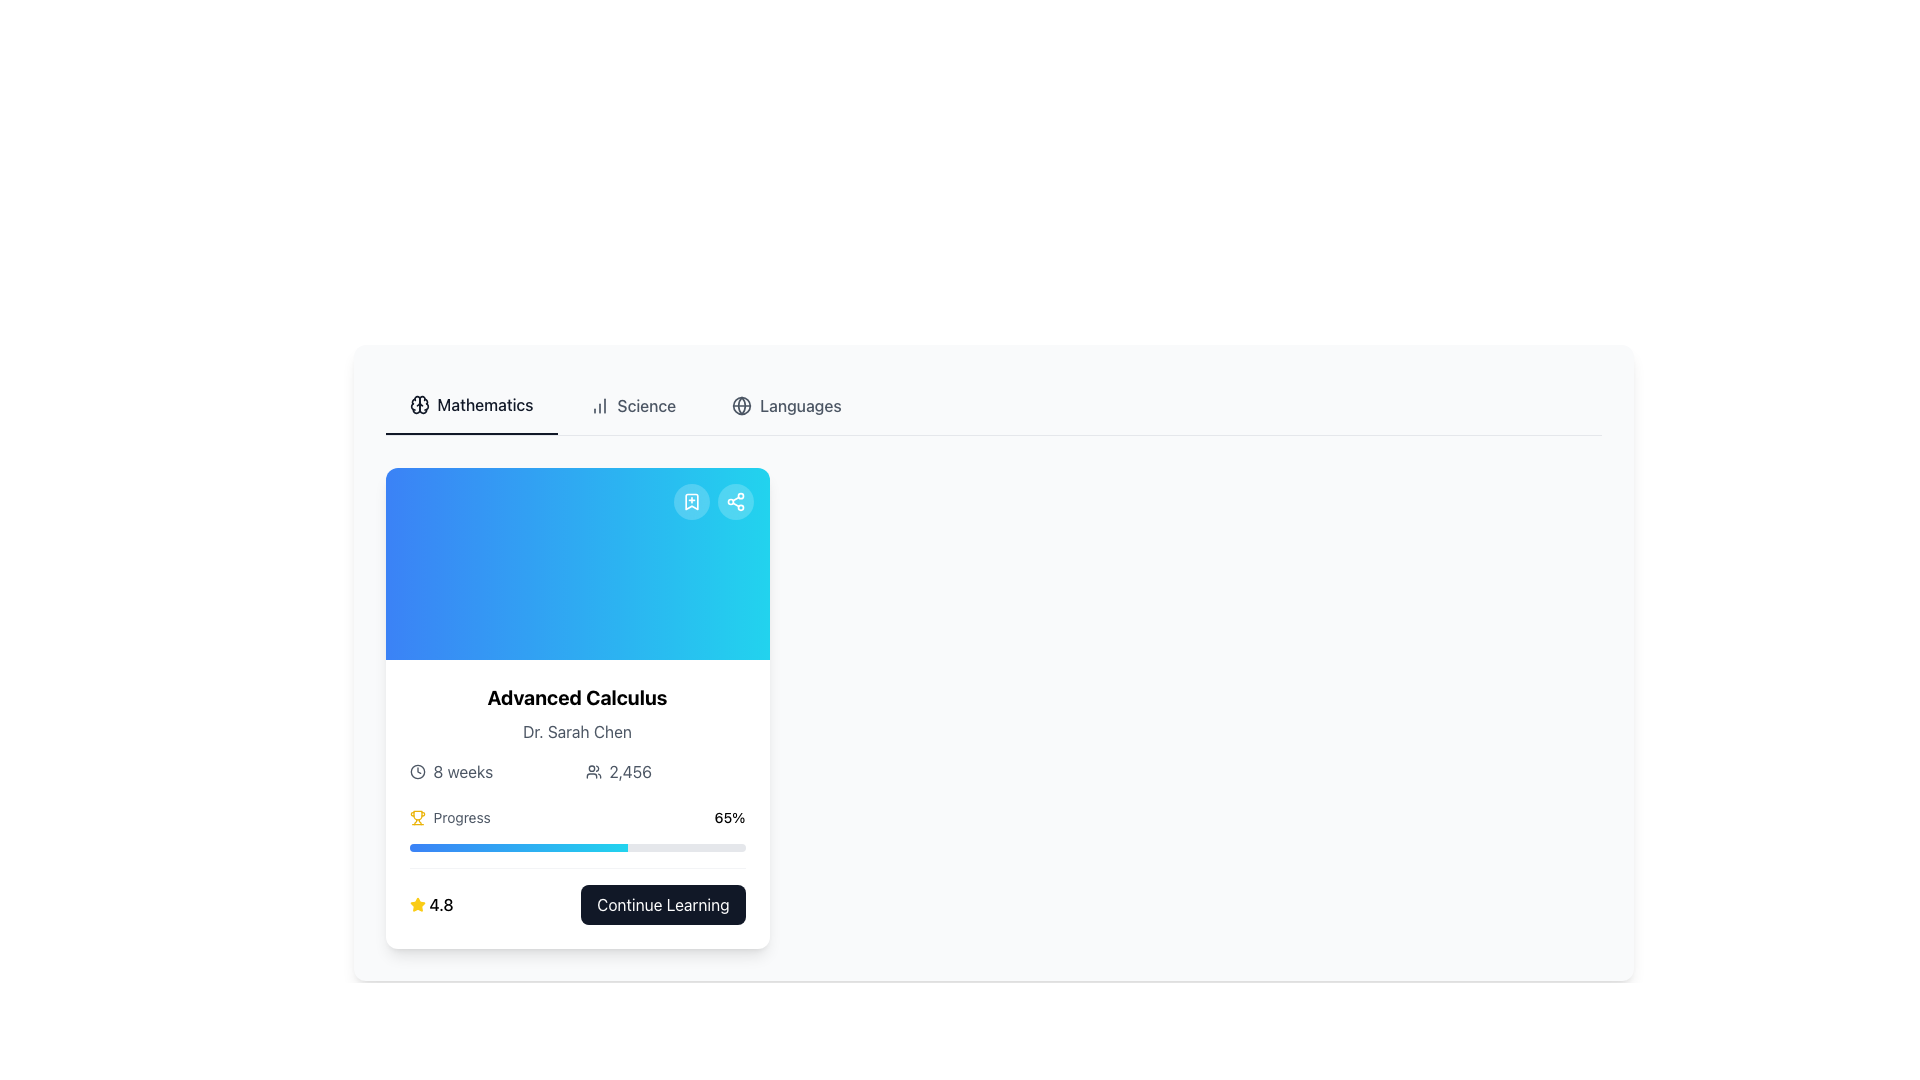  Describe the element at coordinates (691, 500) in the screenshot. I see `the circular button with a blurred white overlay and a bookmark icon with a plus sign to bookmark the course` at that location.